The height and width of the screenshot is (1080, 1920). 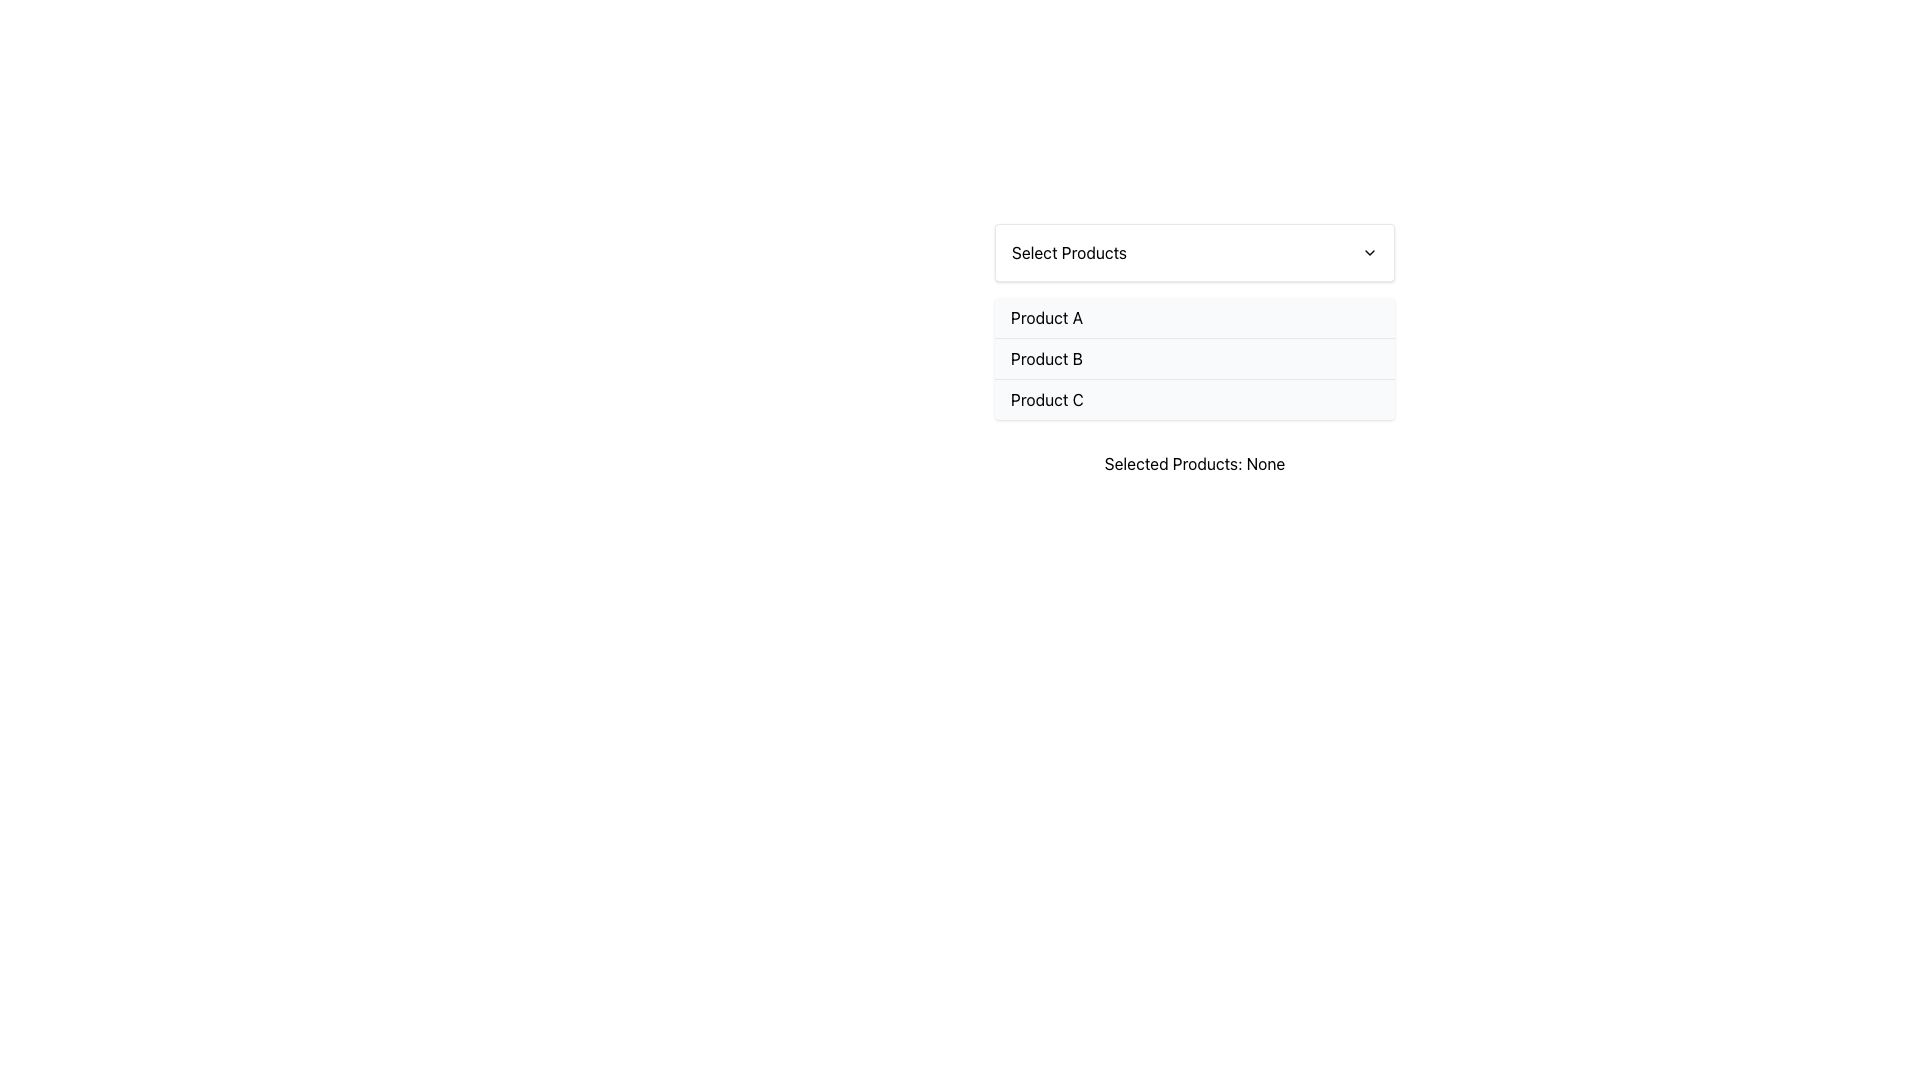 What do you see at coordinates (1195, 398) in the screenshot?
I see `the 'Product C' option in the dropdown list` at bounding box center [1195, 398].